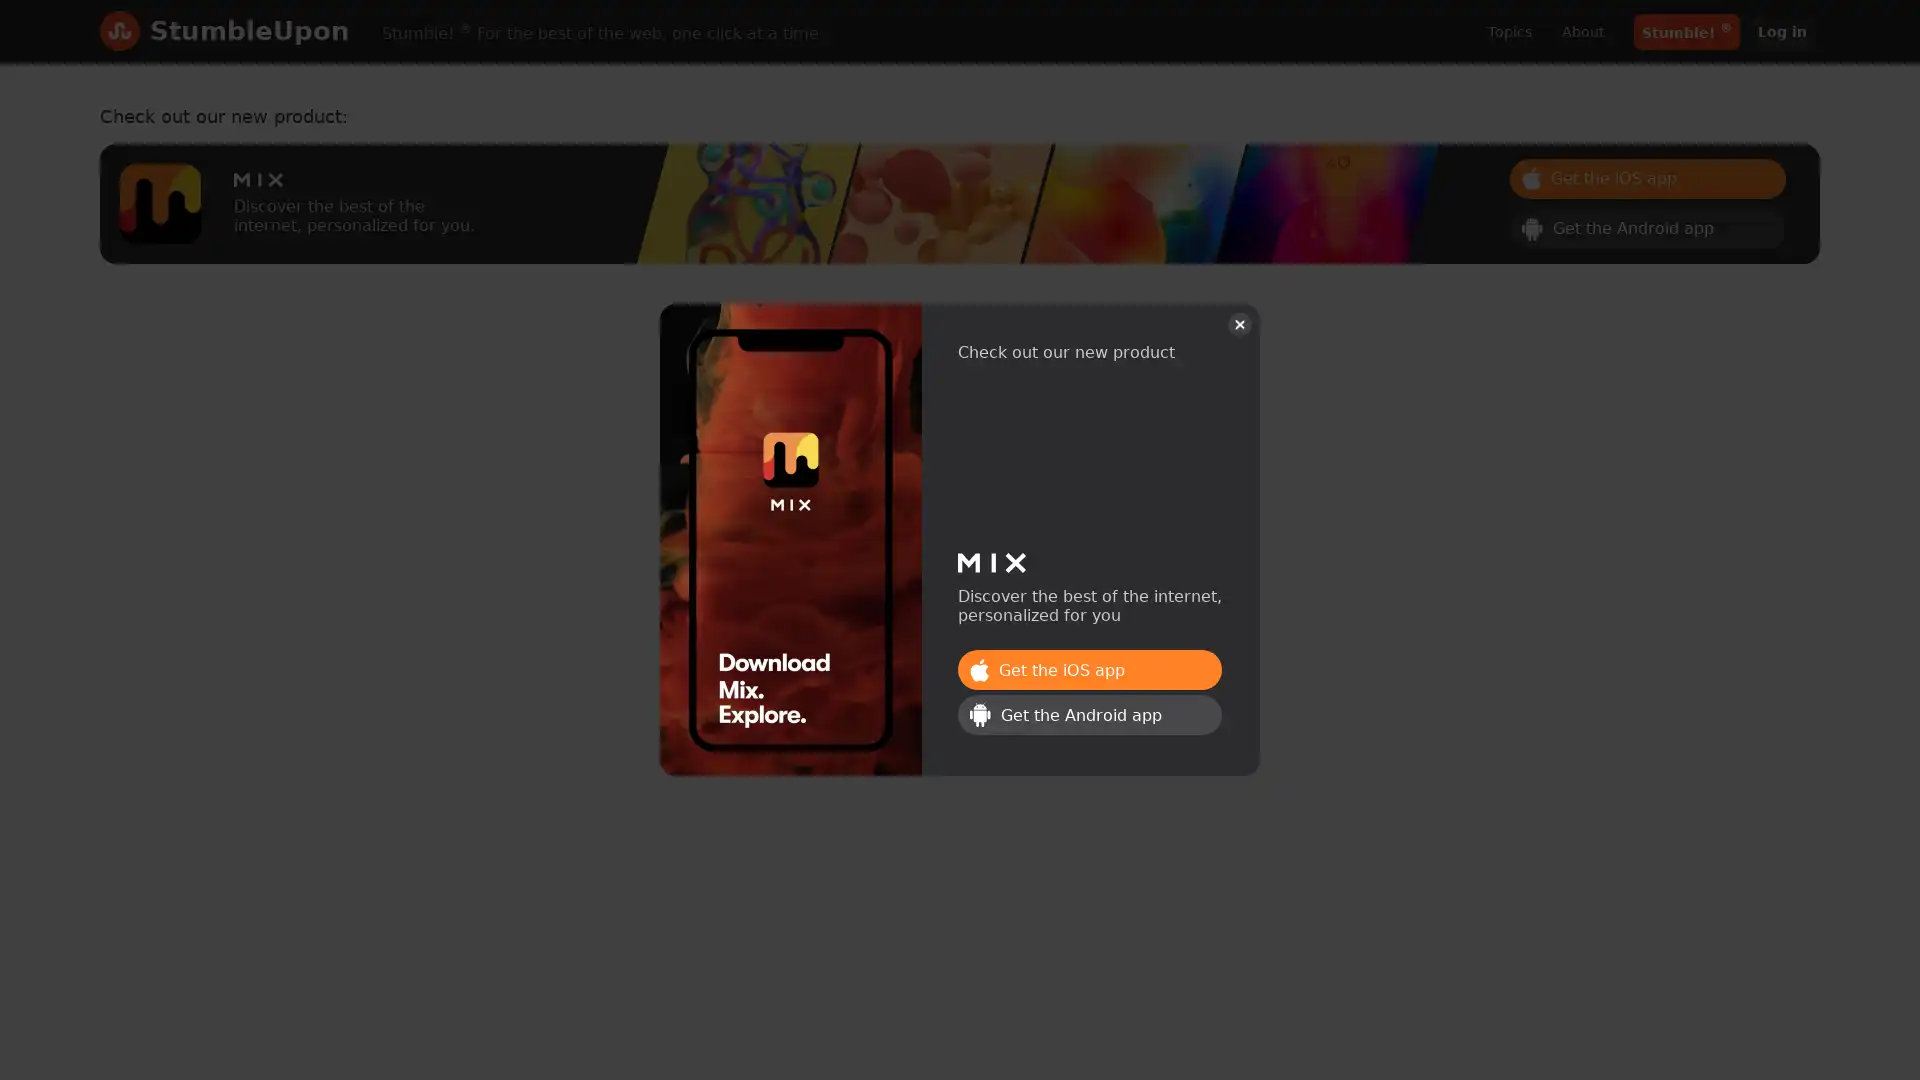  I want to click on Header Image 1 Get the Android app, so click(1647, 226).